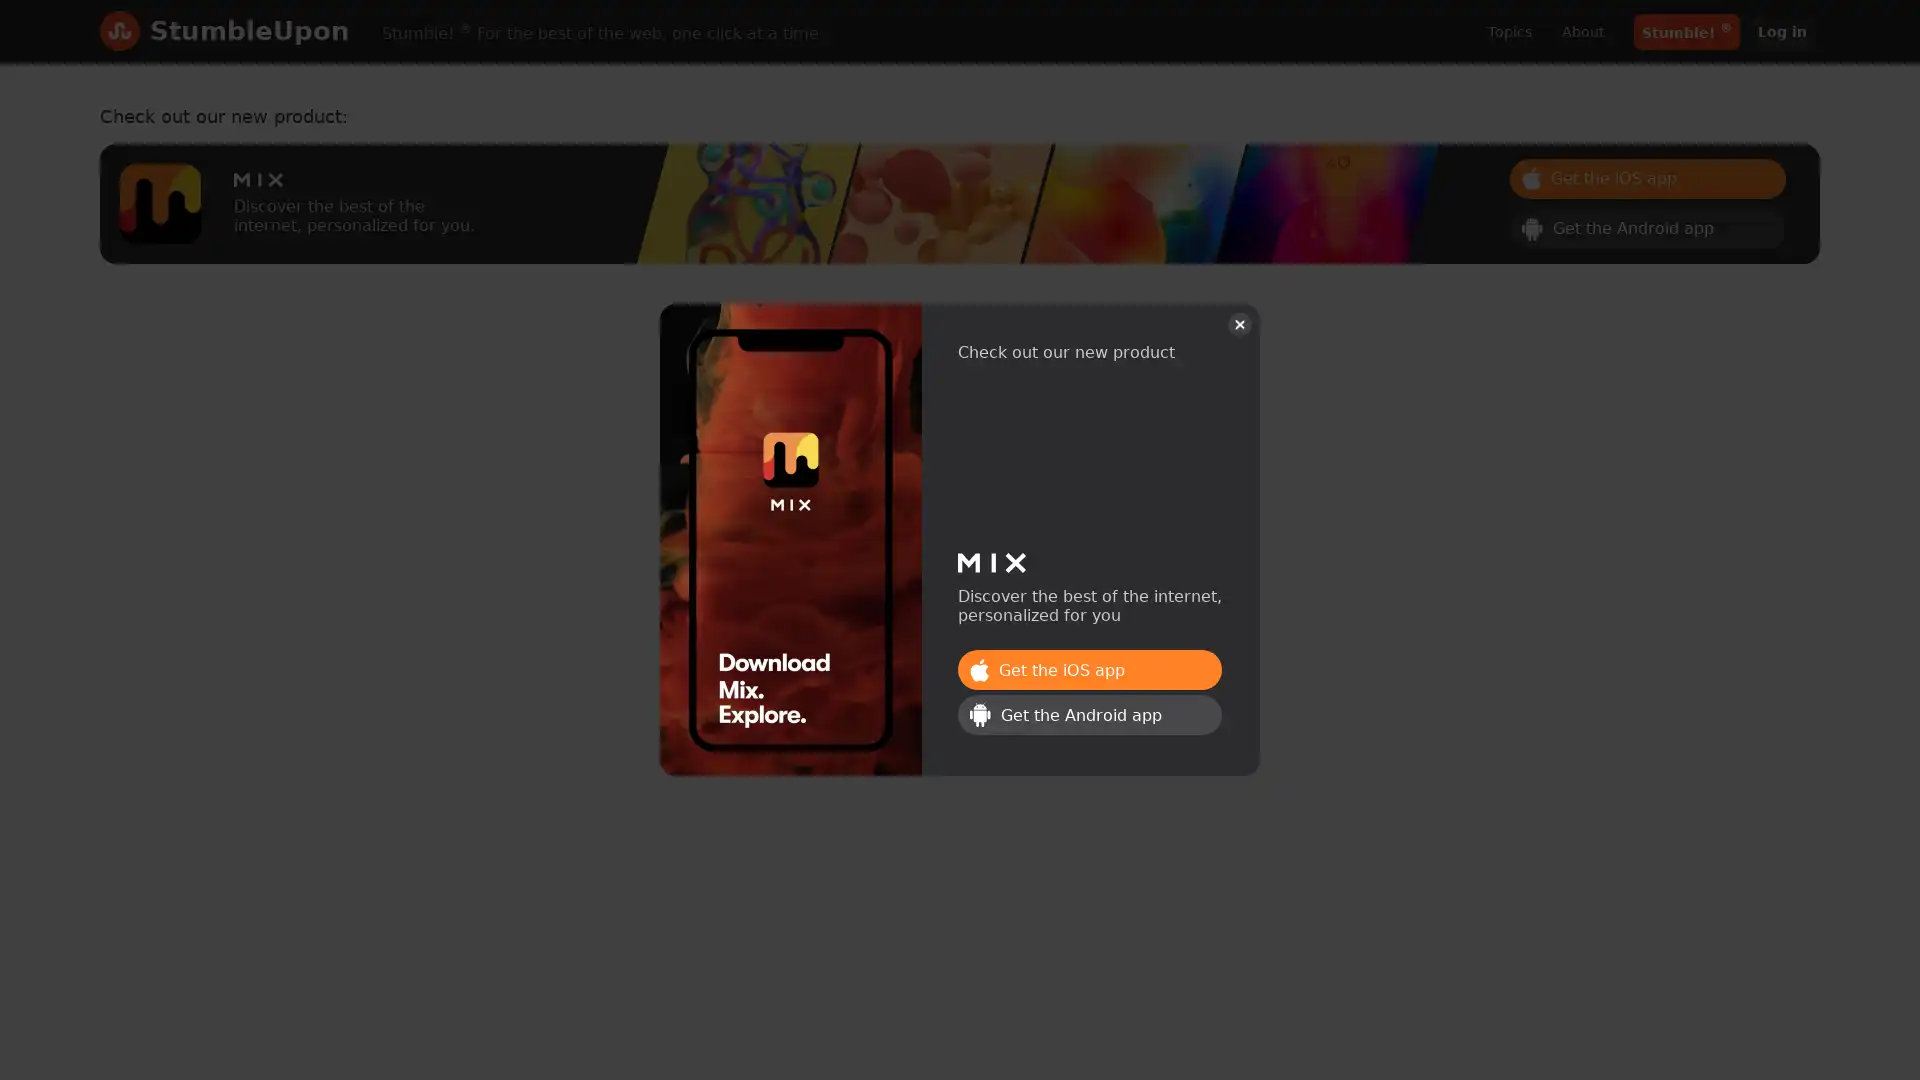  I want to click on Header Image 1 Get the Android app, so click(1647, 226).